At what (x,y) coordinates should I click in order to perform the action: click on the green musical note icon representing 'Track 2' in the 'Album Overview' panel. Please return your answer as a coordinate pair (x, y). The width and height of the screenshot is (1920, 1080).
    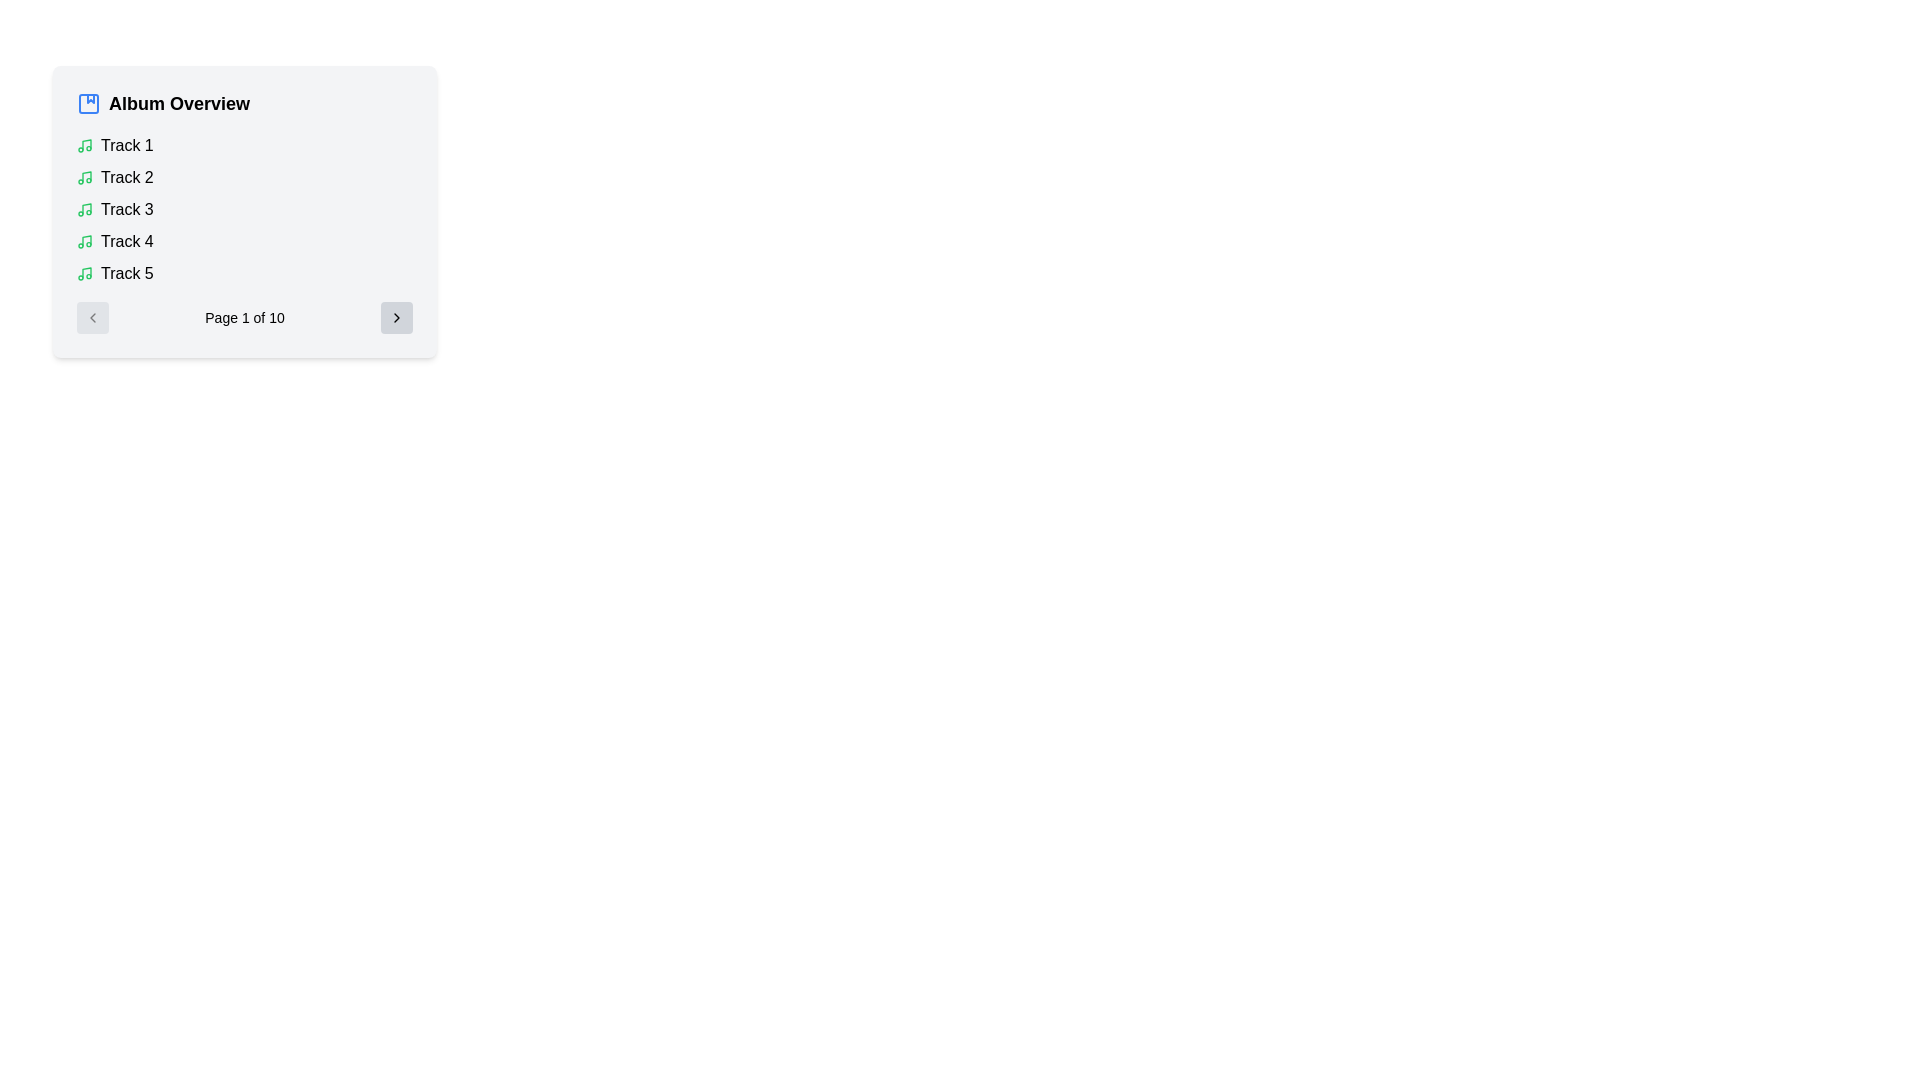
    Looking at the image, I should click on (84, 176).